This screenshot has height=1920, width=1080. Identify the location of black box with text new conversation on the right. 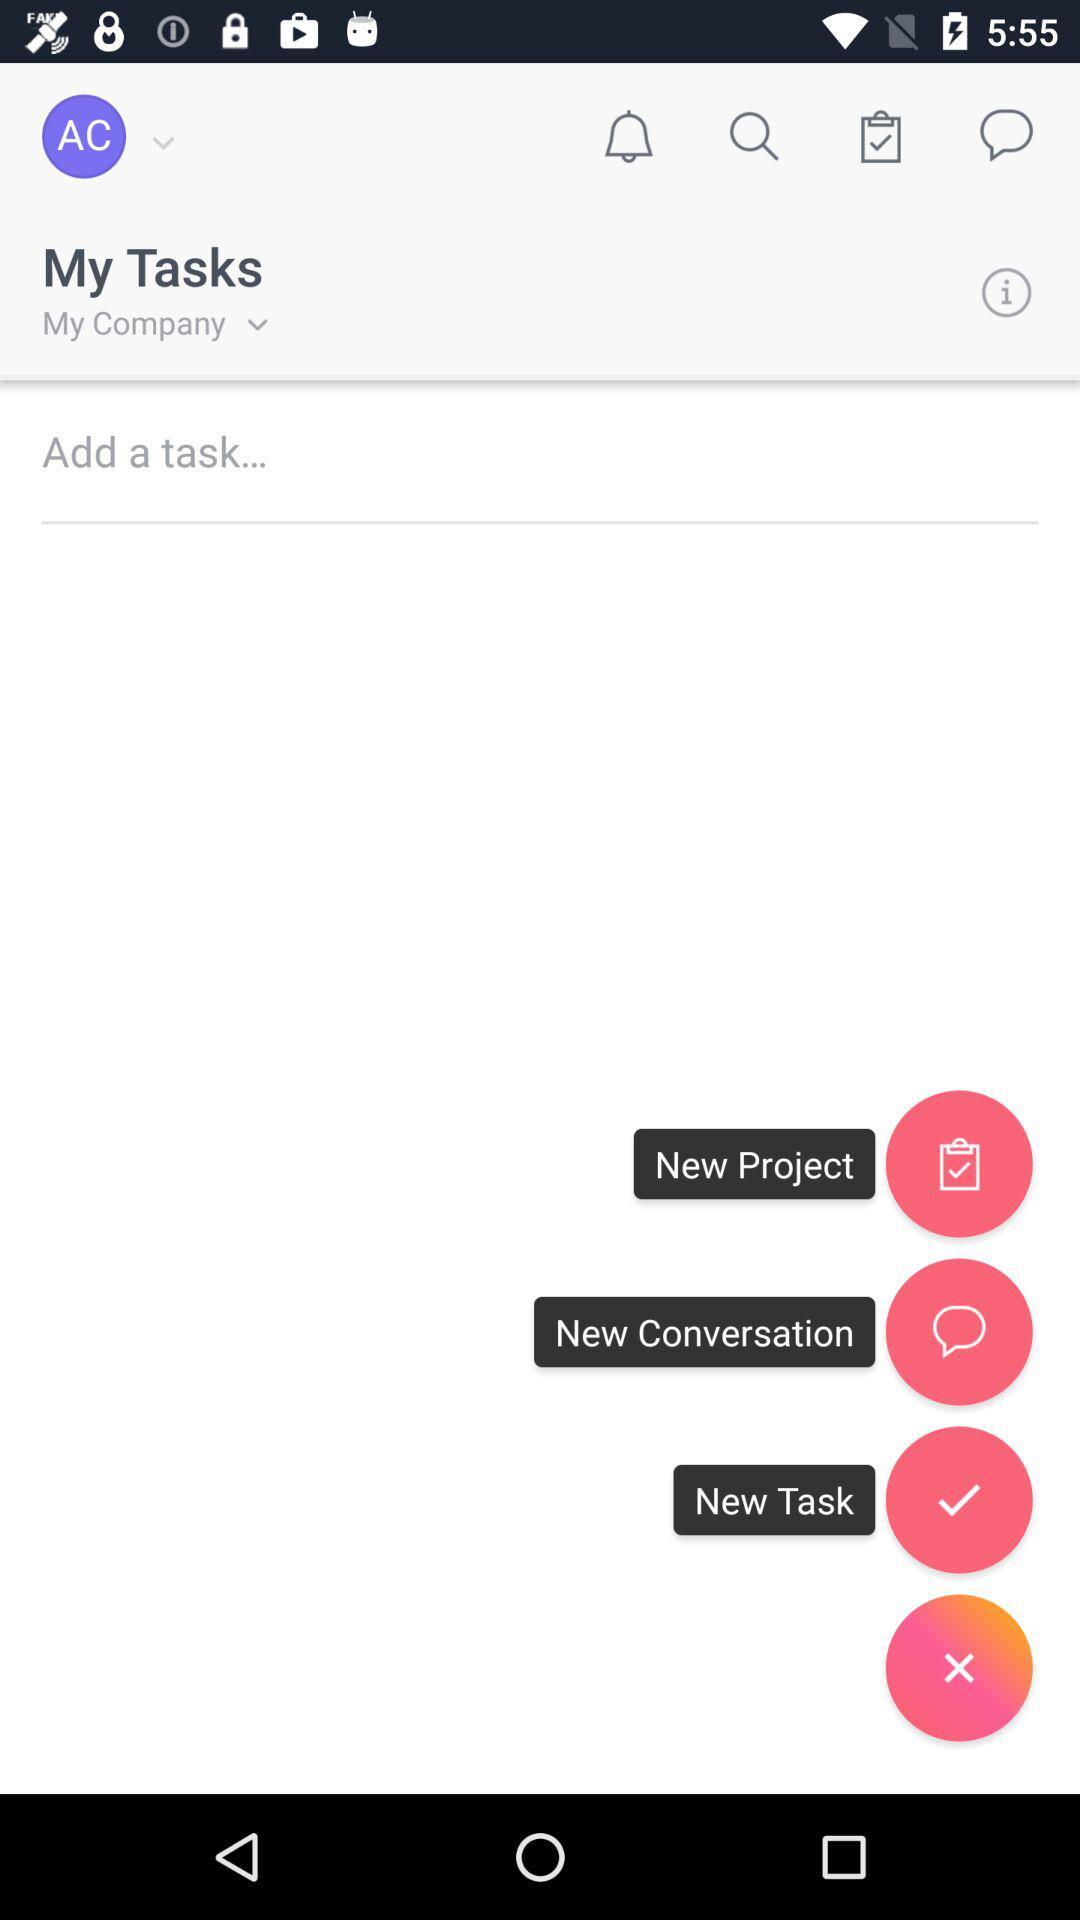
(704, 1331).